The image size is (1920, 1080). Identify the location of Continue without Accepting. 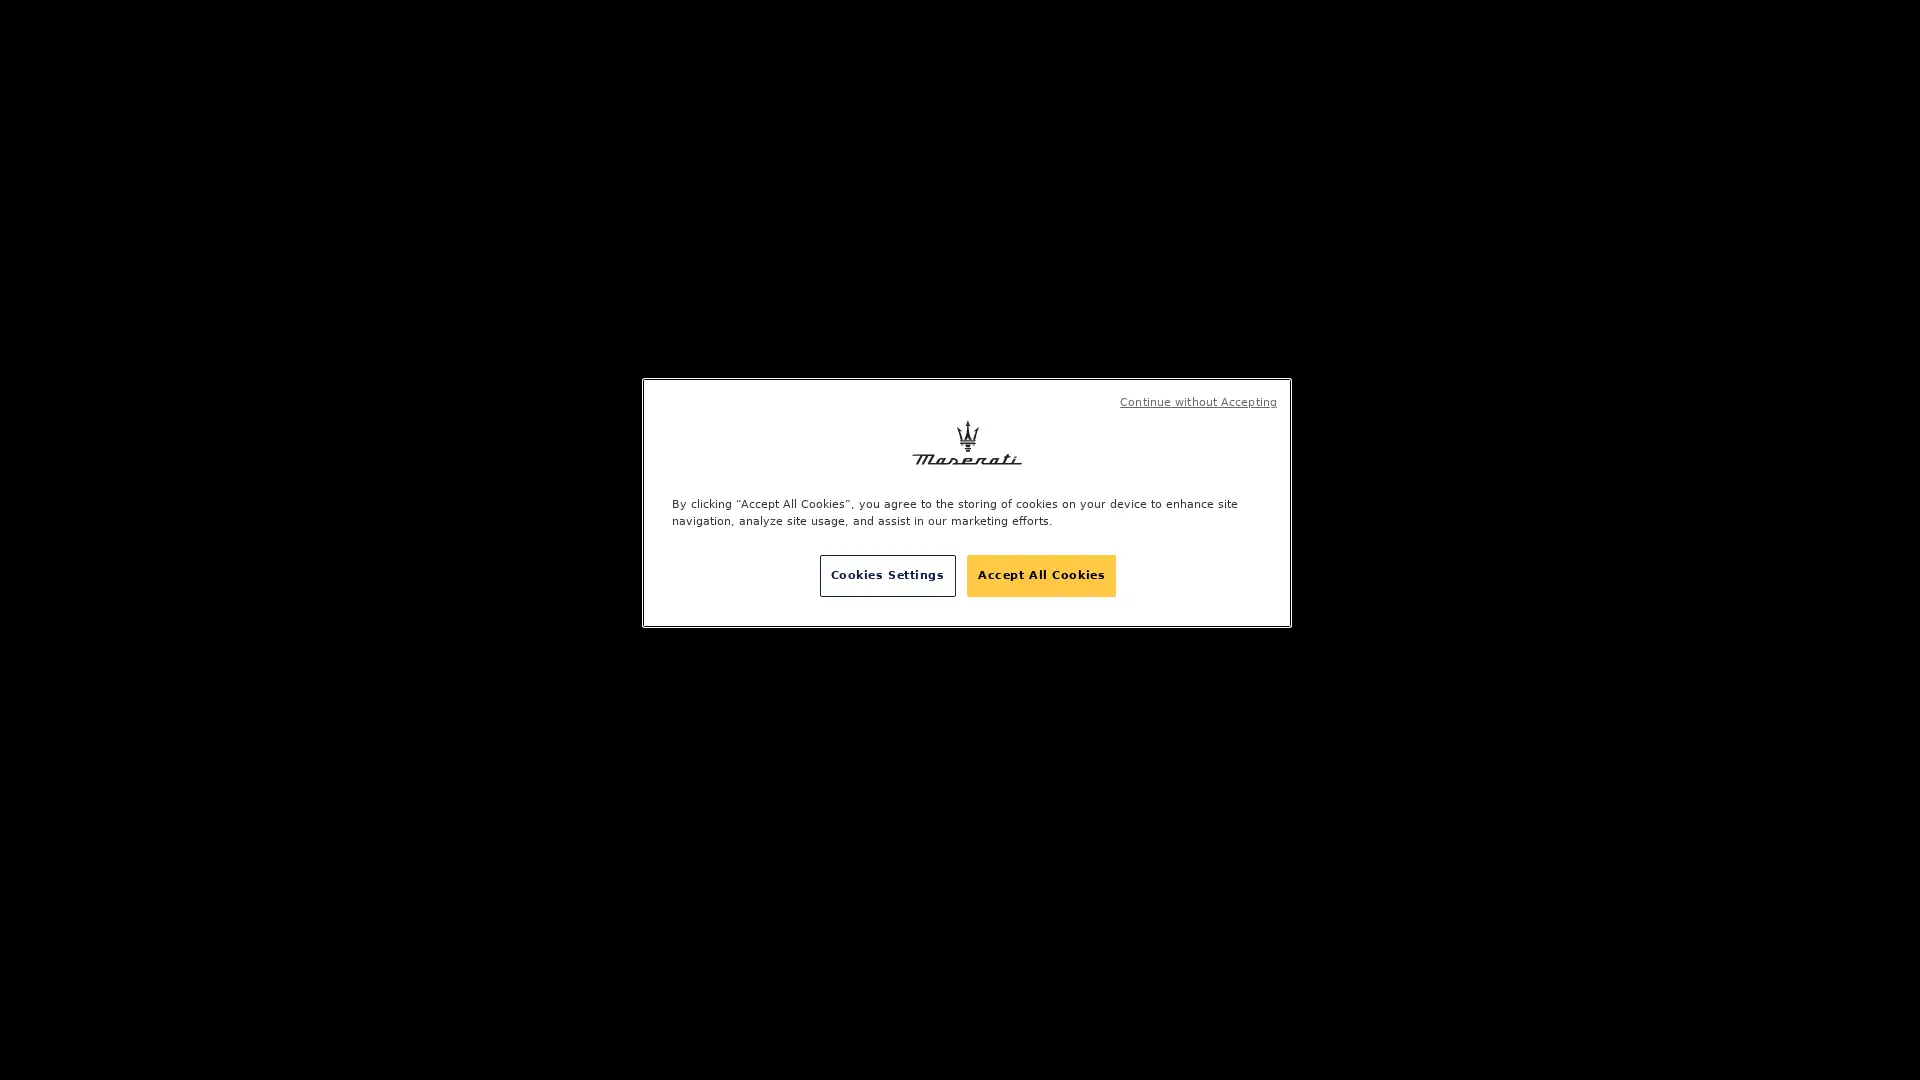
(1198, 402).